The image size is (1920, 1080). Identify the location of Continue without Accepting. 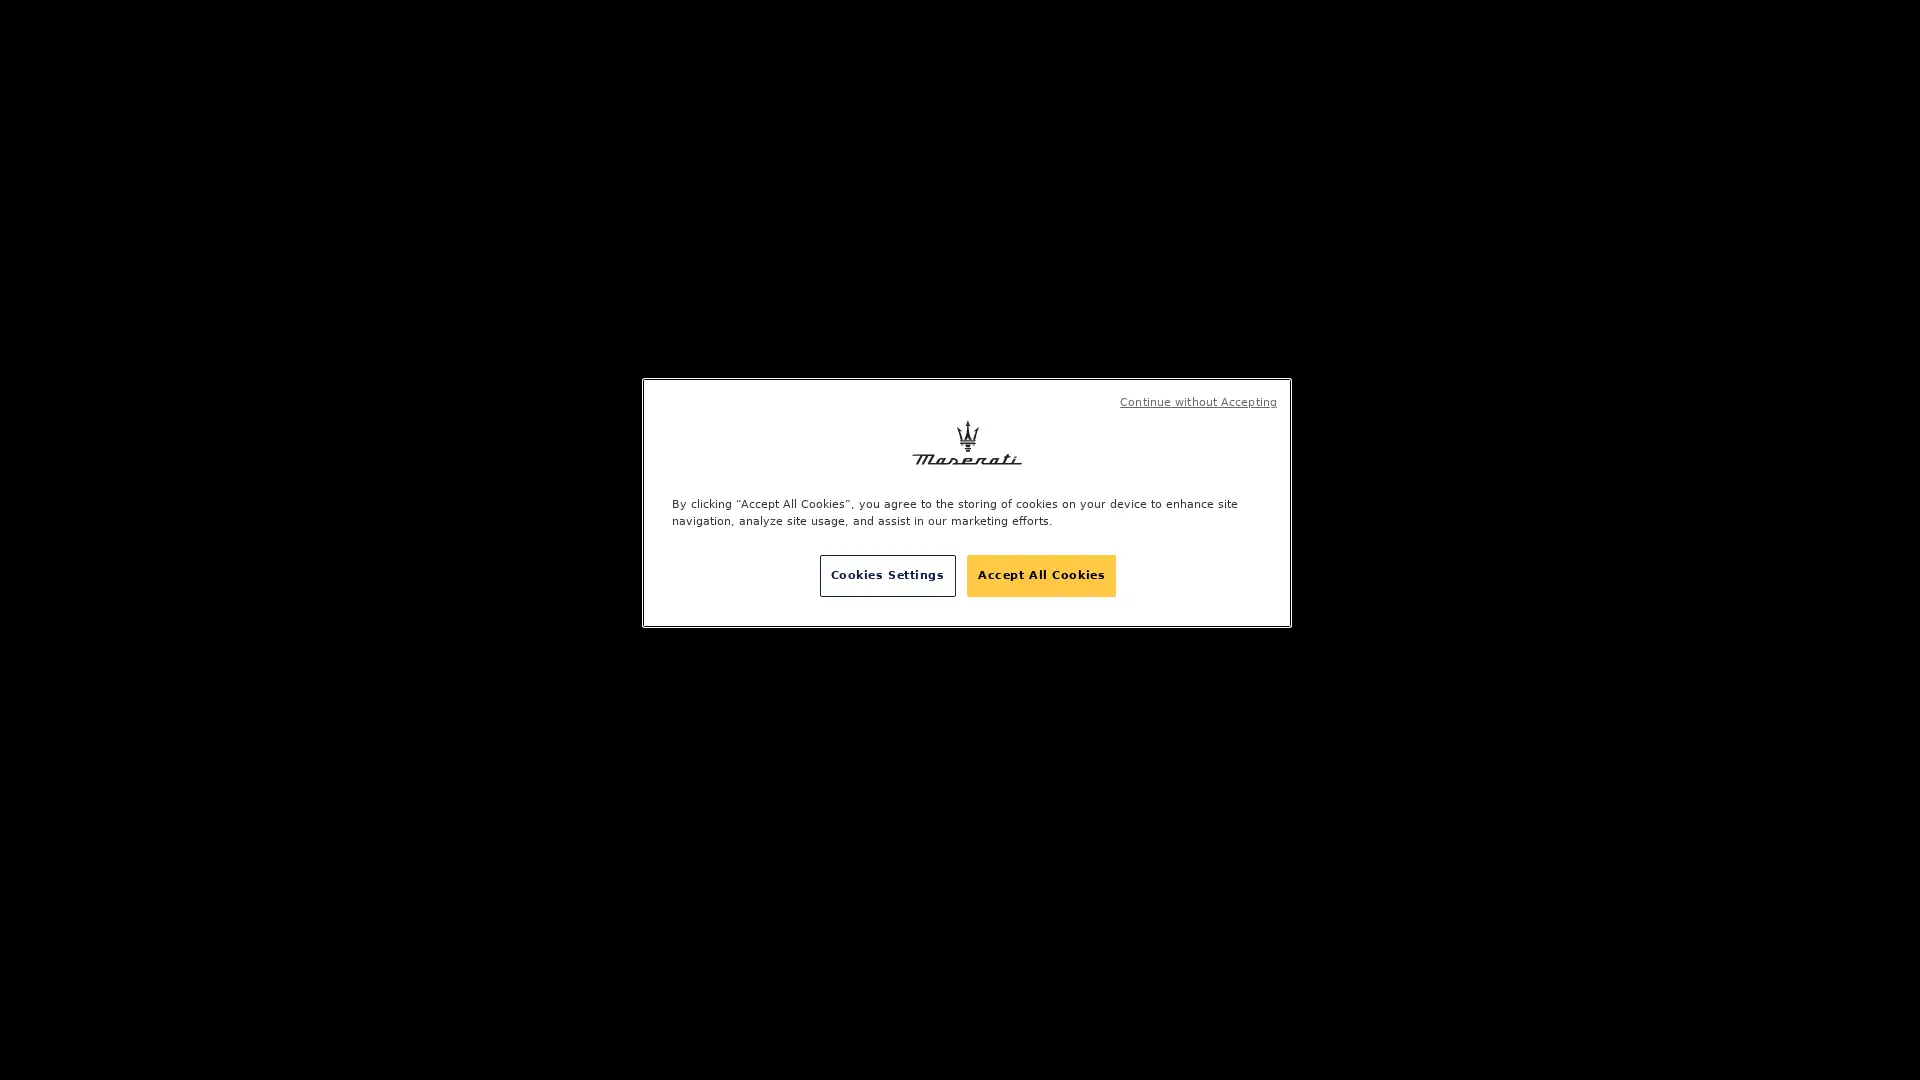
(1198, 402).